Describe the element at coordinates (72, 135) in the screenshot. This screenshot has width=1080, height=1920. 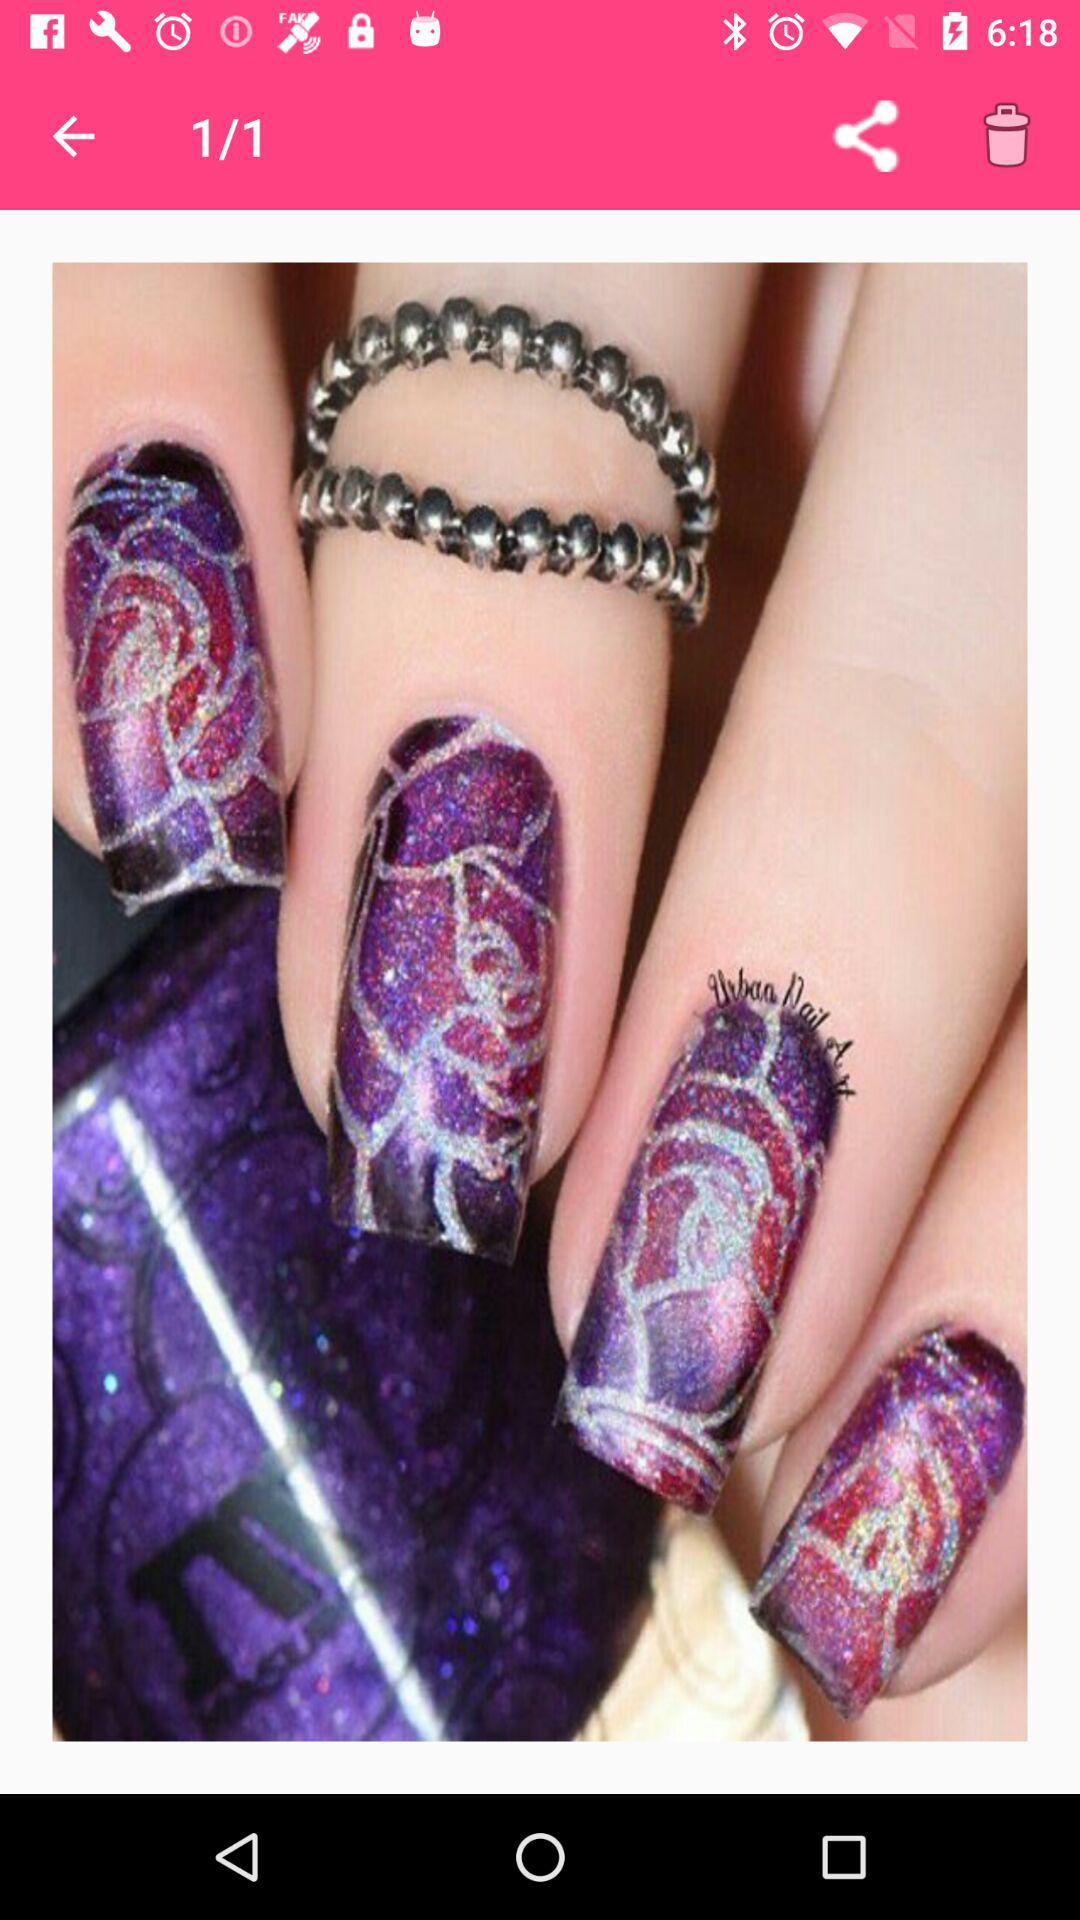
I see `icon next to the 1/1 app` at that location.